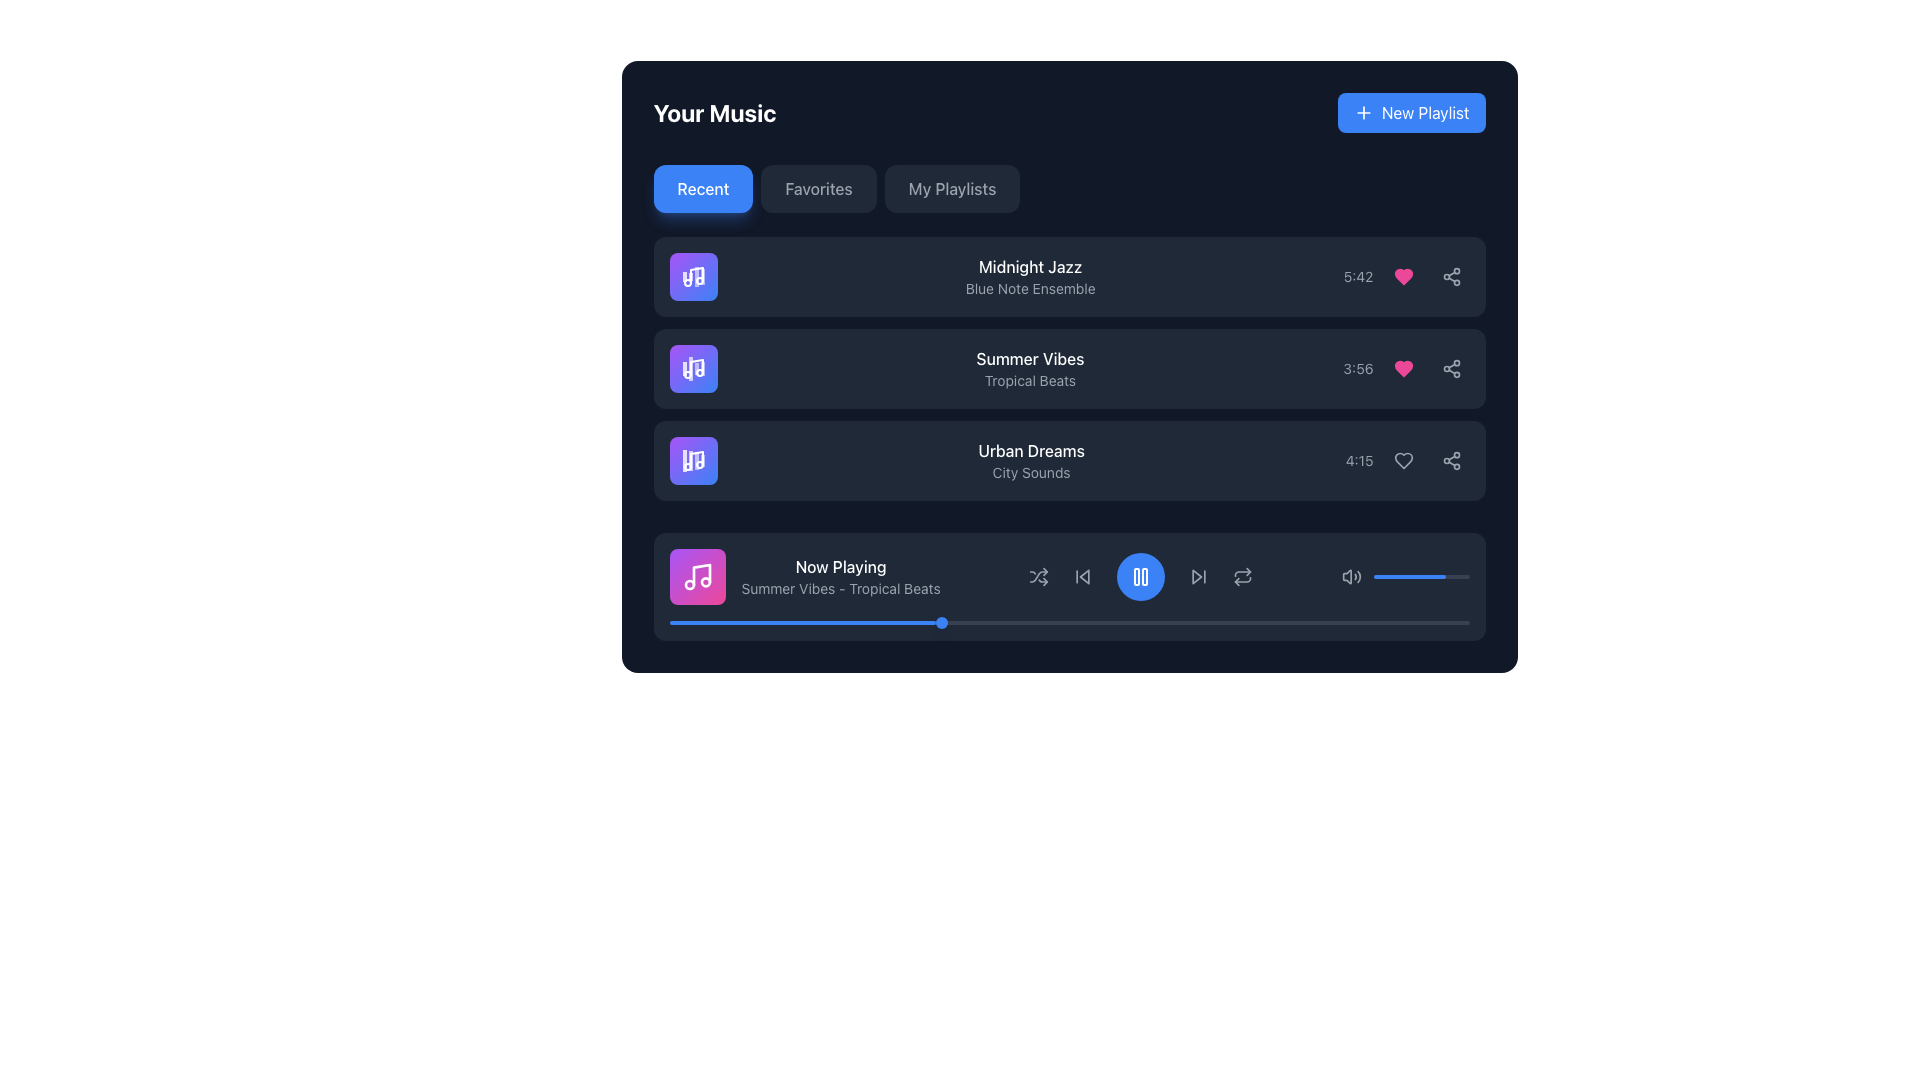 The width and height of the screenshot is (1920, 1080). What do you see at coordinates (841, 577) in the screenshot?
I see `currently playing track's status and title information displayed in the text element located at the bottom section of the music player interface, to the right of the colorful music icon and above the progress bar` at bounding box center [841, 577].